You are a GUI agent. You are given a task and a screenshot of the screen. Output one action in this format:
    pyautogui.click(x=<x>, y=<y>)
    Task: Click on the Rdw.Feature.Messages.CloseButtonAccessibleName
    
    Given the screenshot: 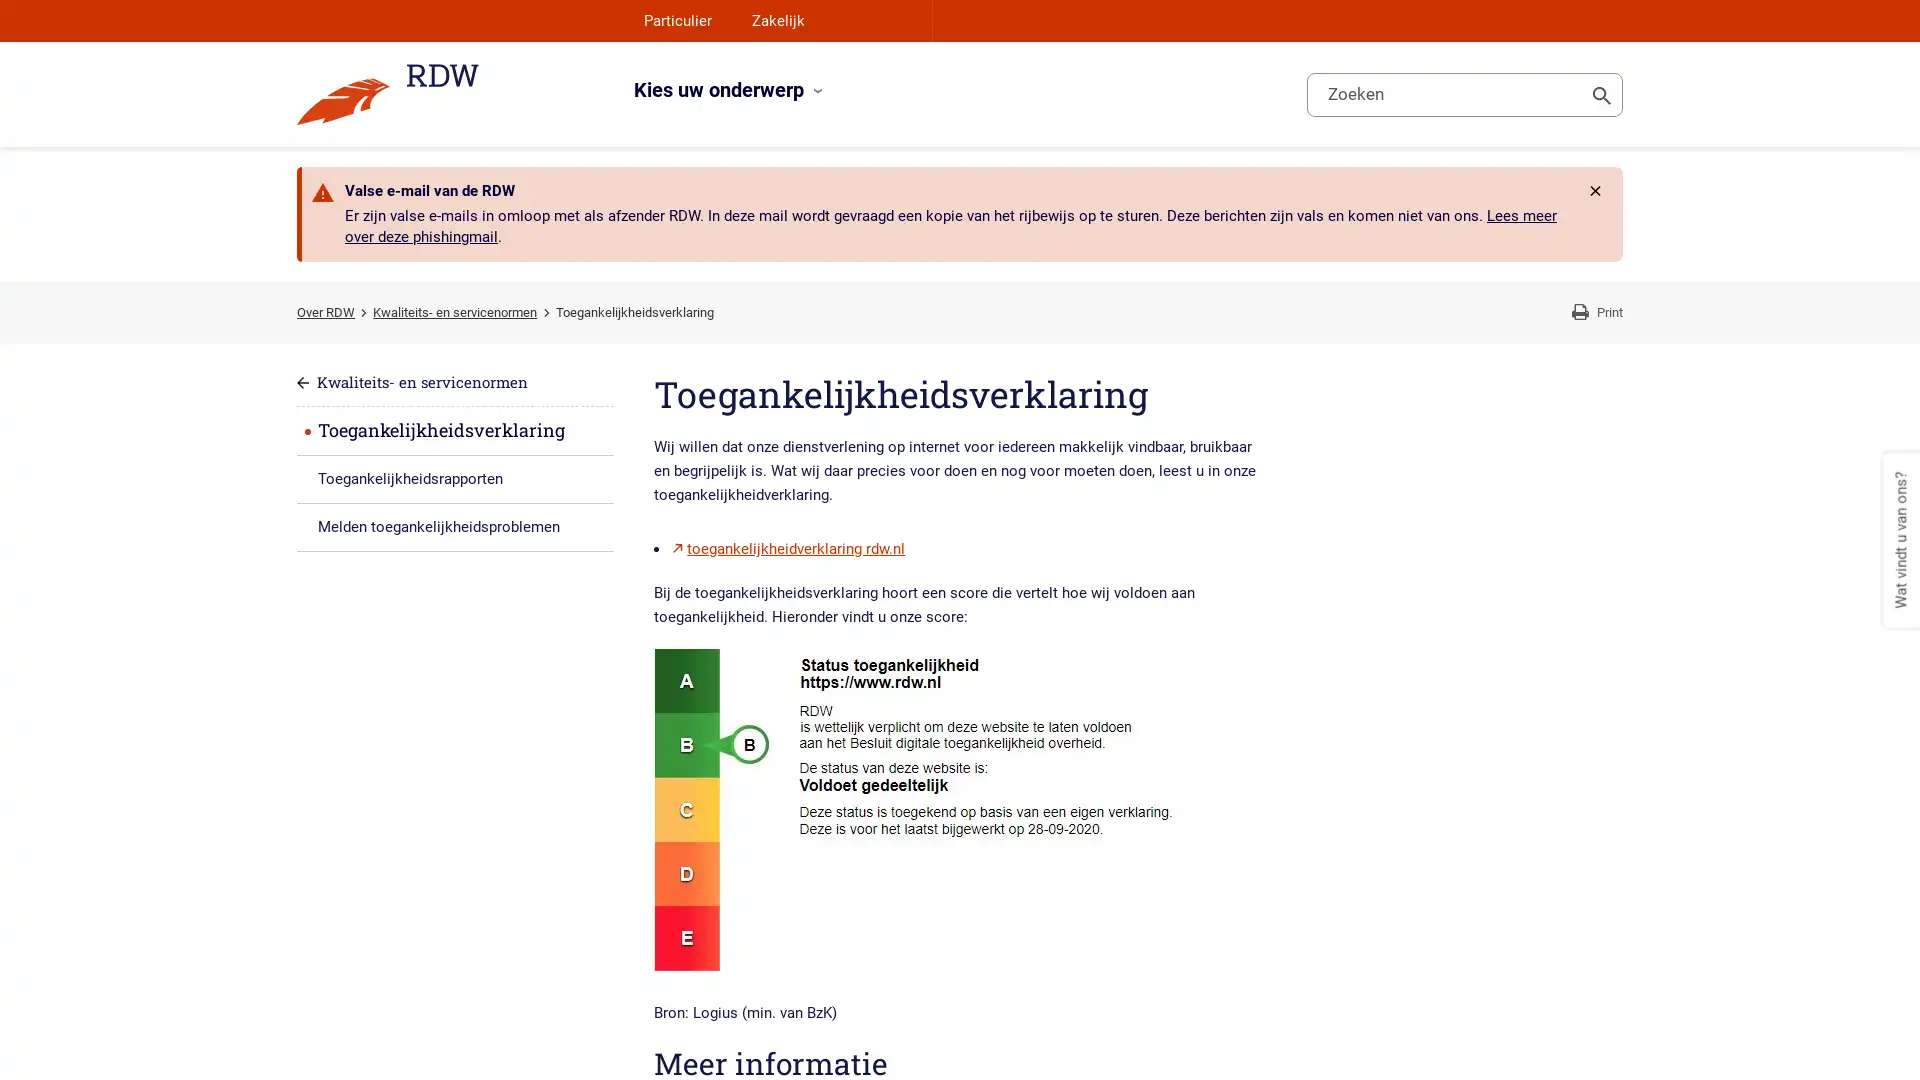 What is the action you would take?
    pyautogui.click(x=1594, y=191)
    